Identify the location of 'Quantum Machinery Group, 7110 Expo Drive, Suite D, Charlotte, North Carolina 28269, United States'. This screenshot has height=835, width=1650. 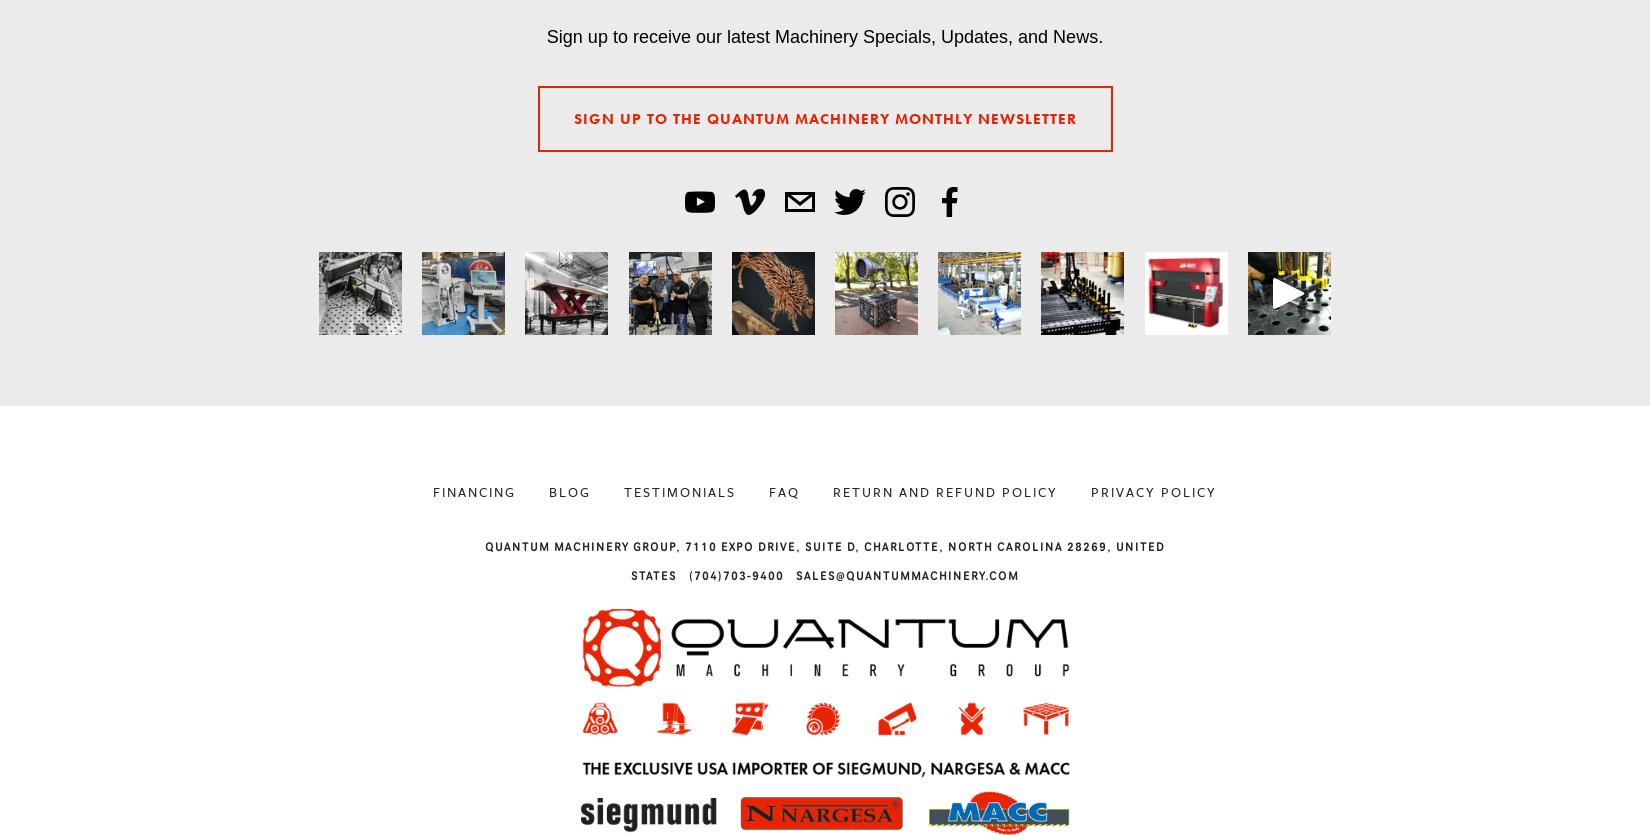
(825, 561).